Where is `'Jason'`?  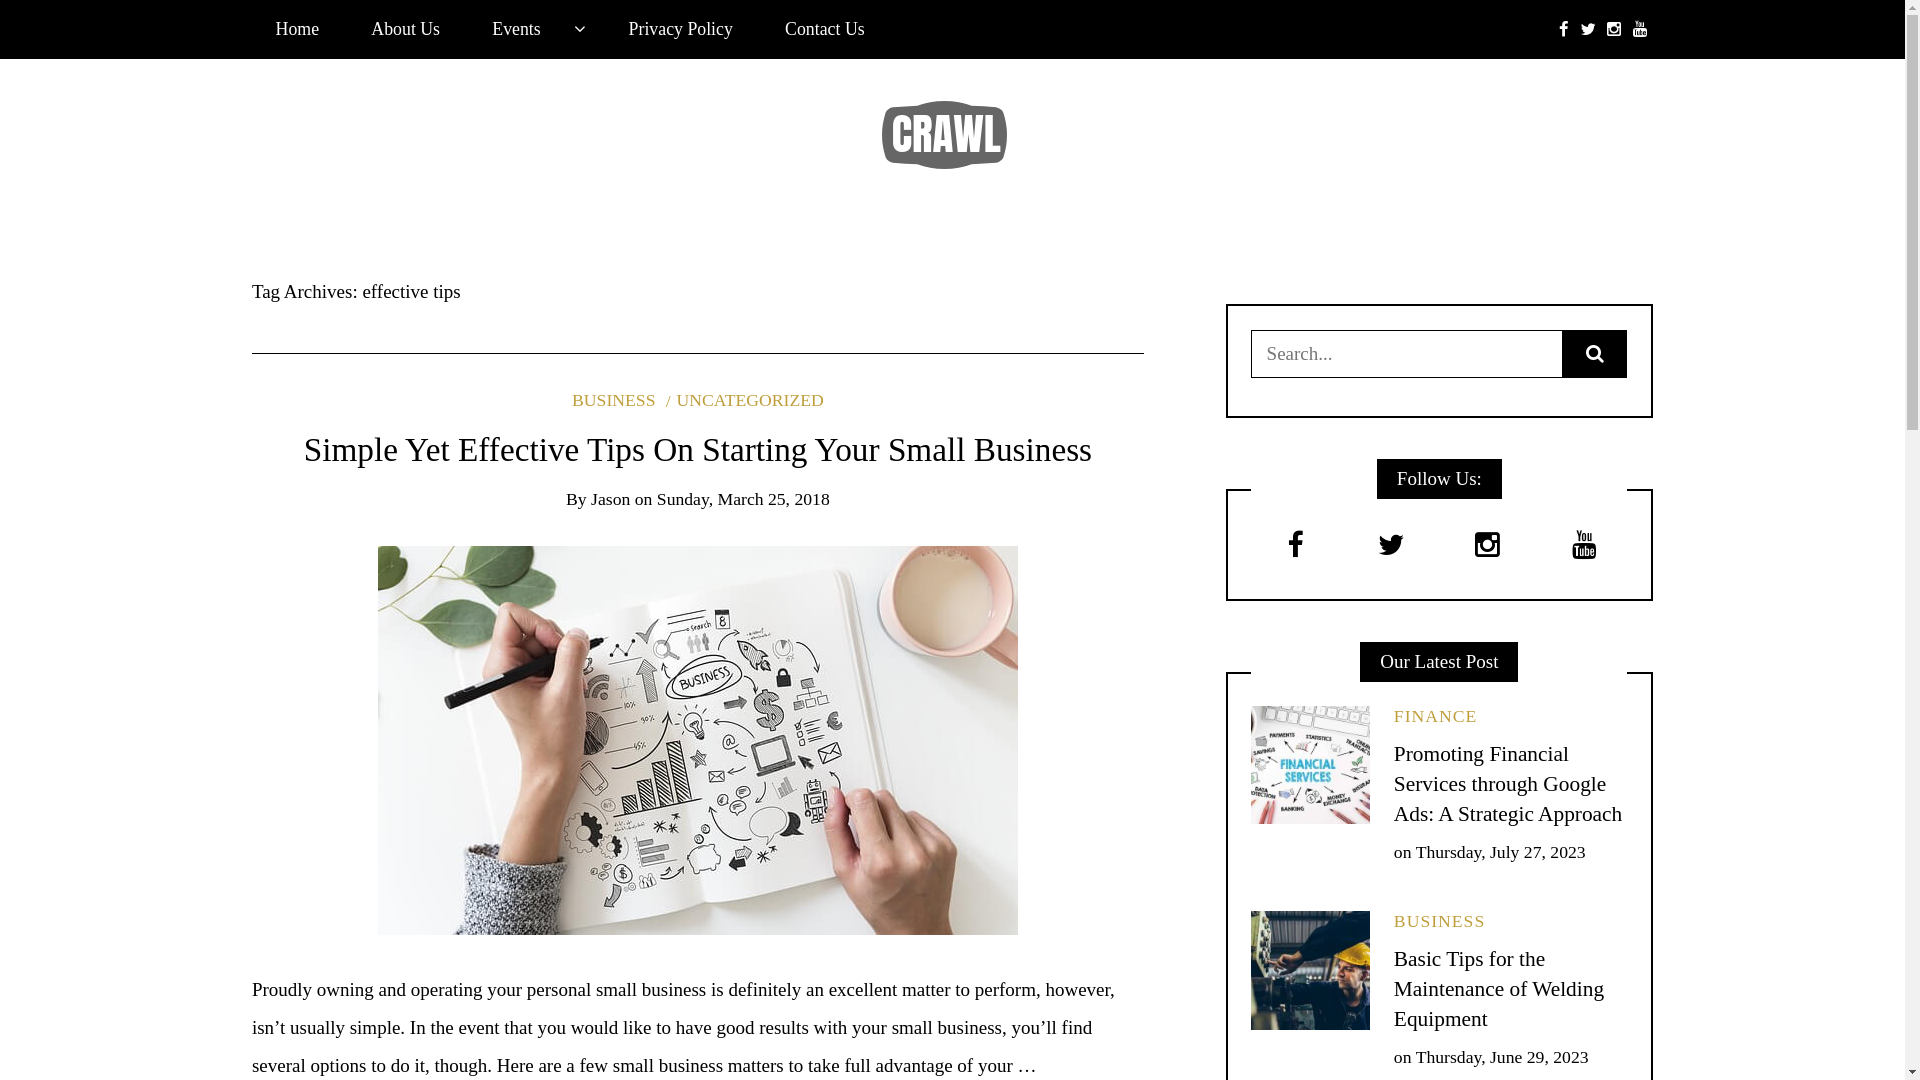
'Jason' is located at coordinates (609, 497).